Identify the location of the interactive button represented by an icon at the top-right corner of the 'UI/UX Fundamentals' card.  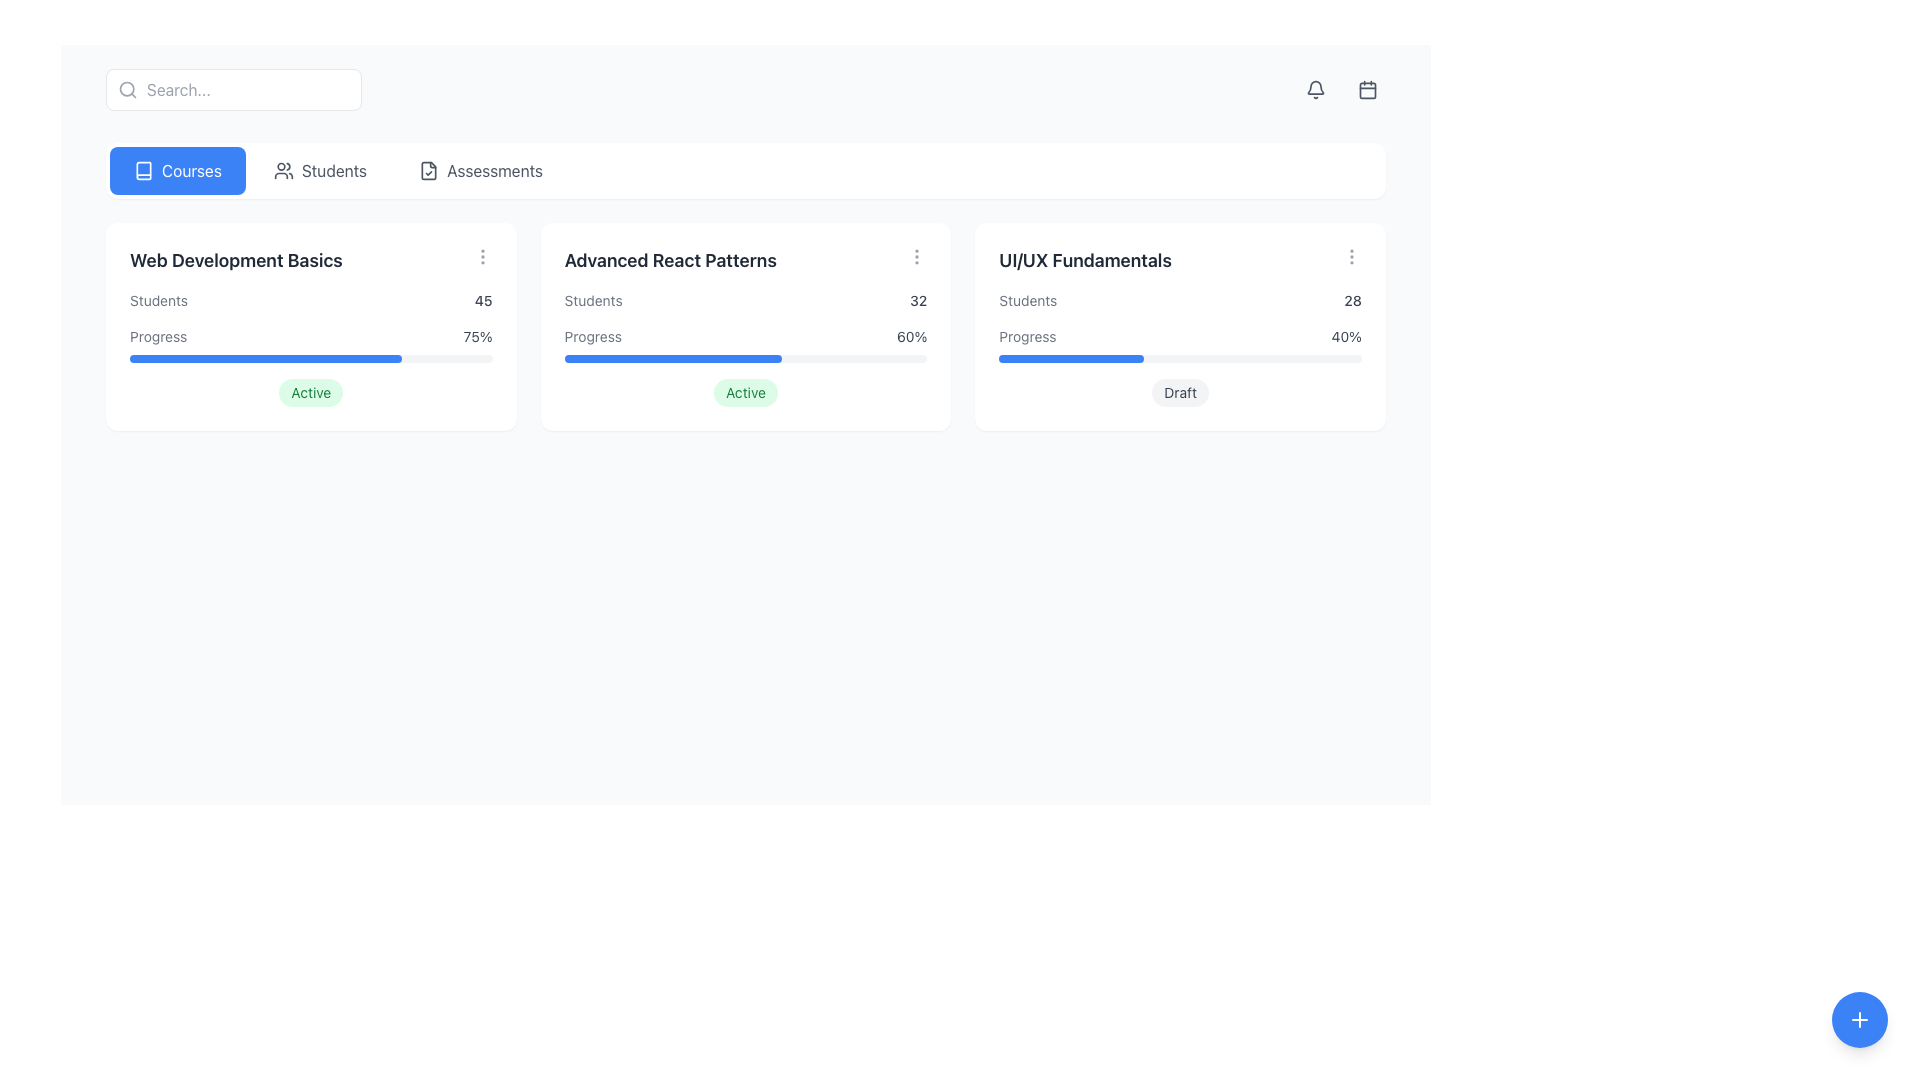
(1352, 256).